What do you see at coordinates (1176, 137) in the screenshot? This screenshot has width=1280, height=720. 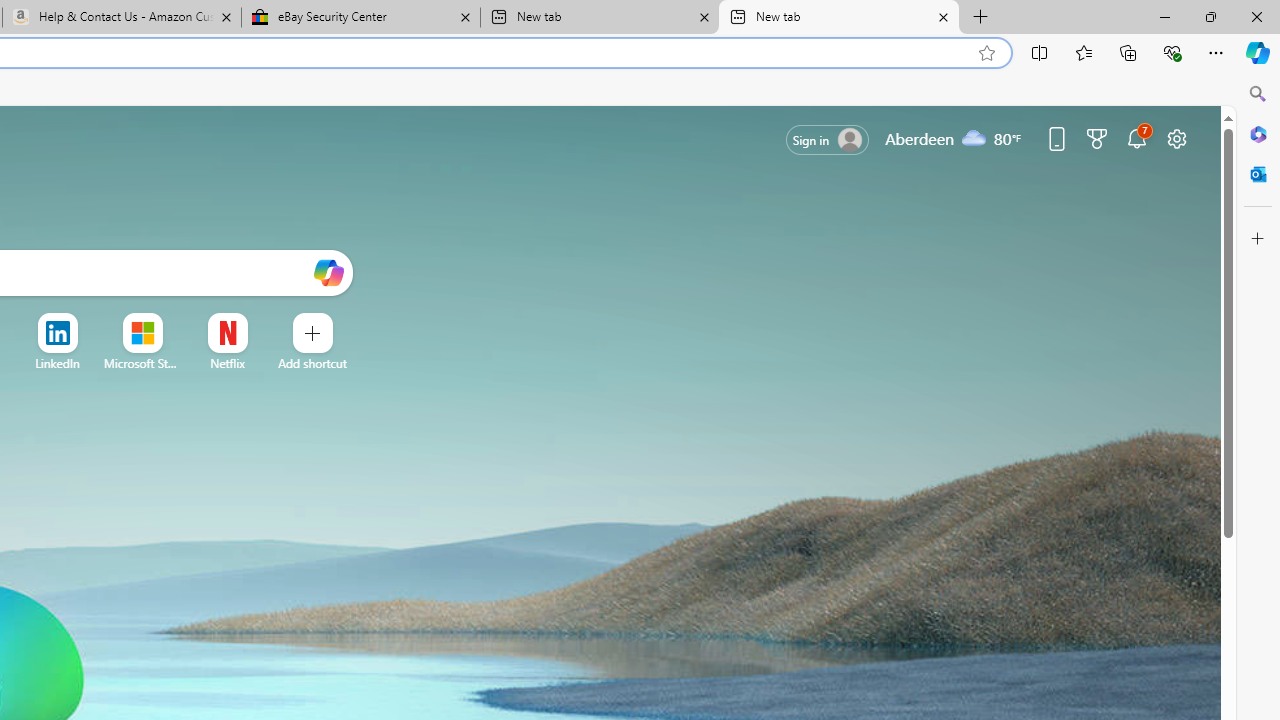 I see `'Page settings'` at bounding box center [1176, 137].